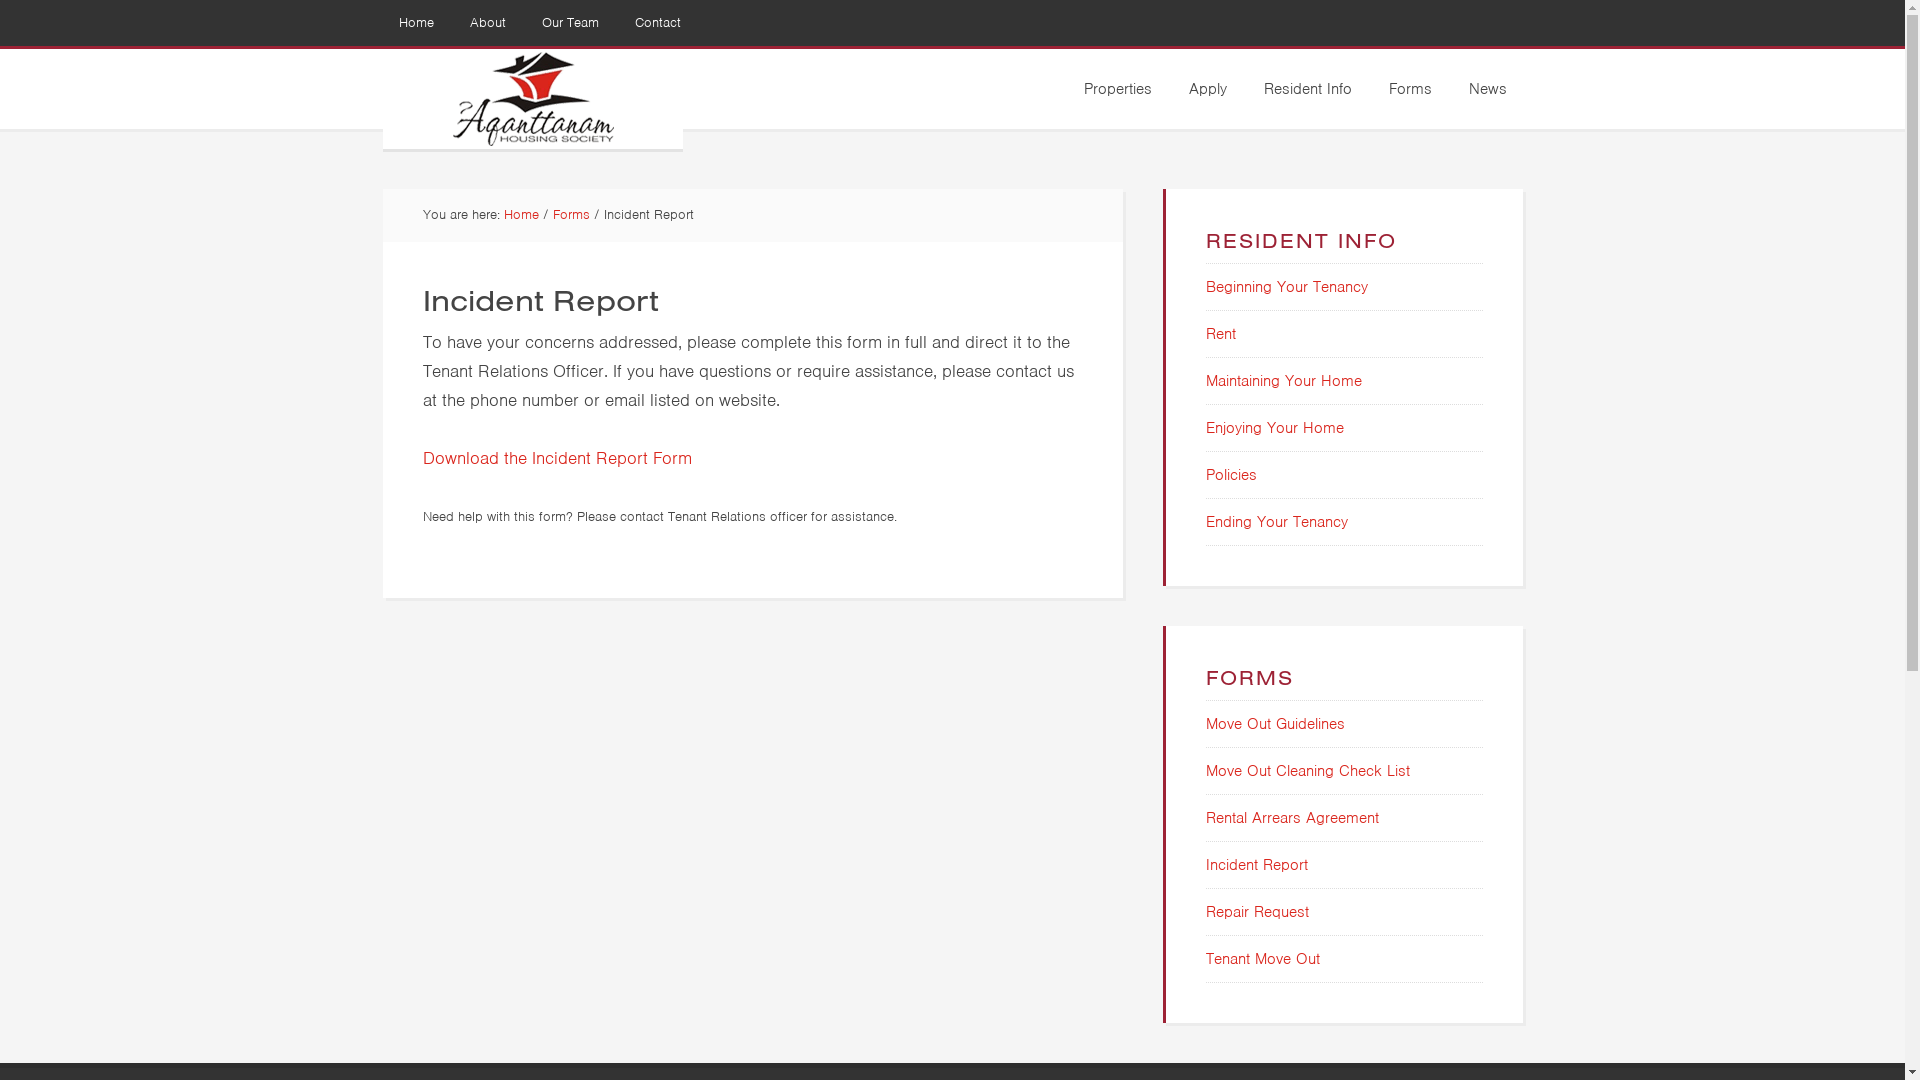 Image resolution: width=1920 pixels, height=1080 pixels. I want to click on 'Policies', so click(1230, 474).